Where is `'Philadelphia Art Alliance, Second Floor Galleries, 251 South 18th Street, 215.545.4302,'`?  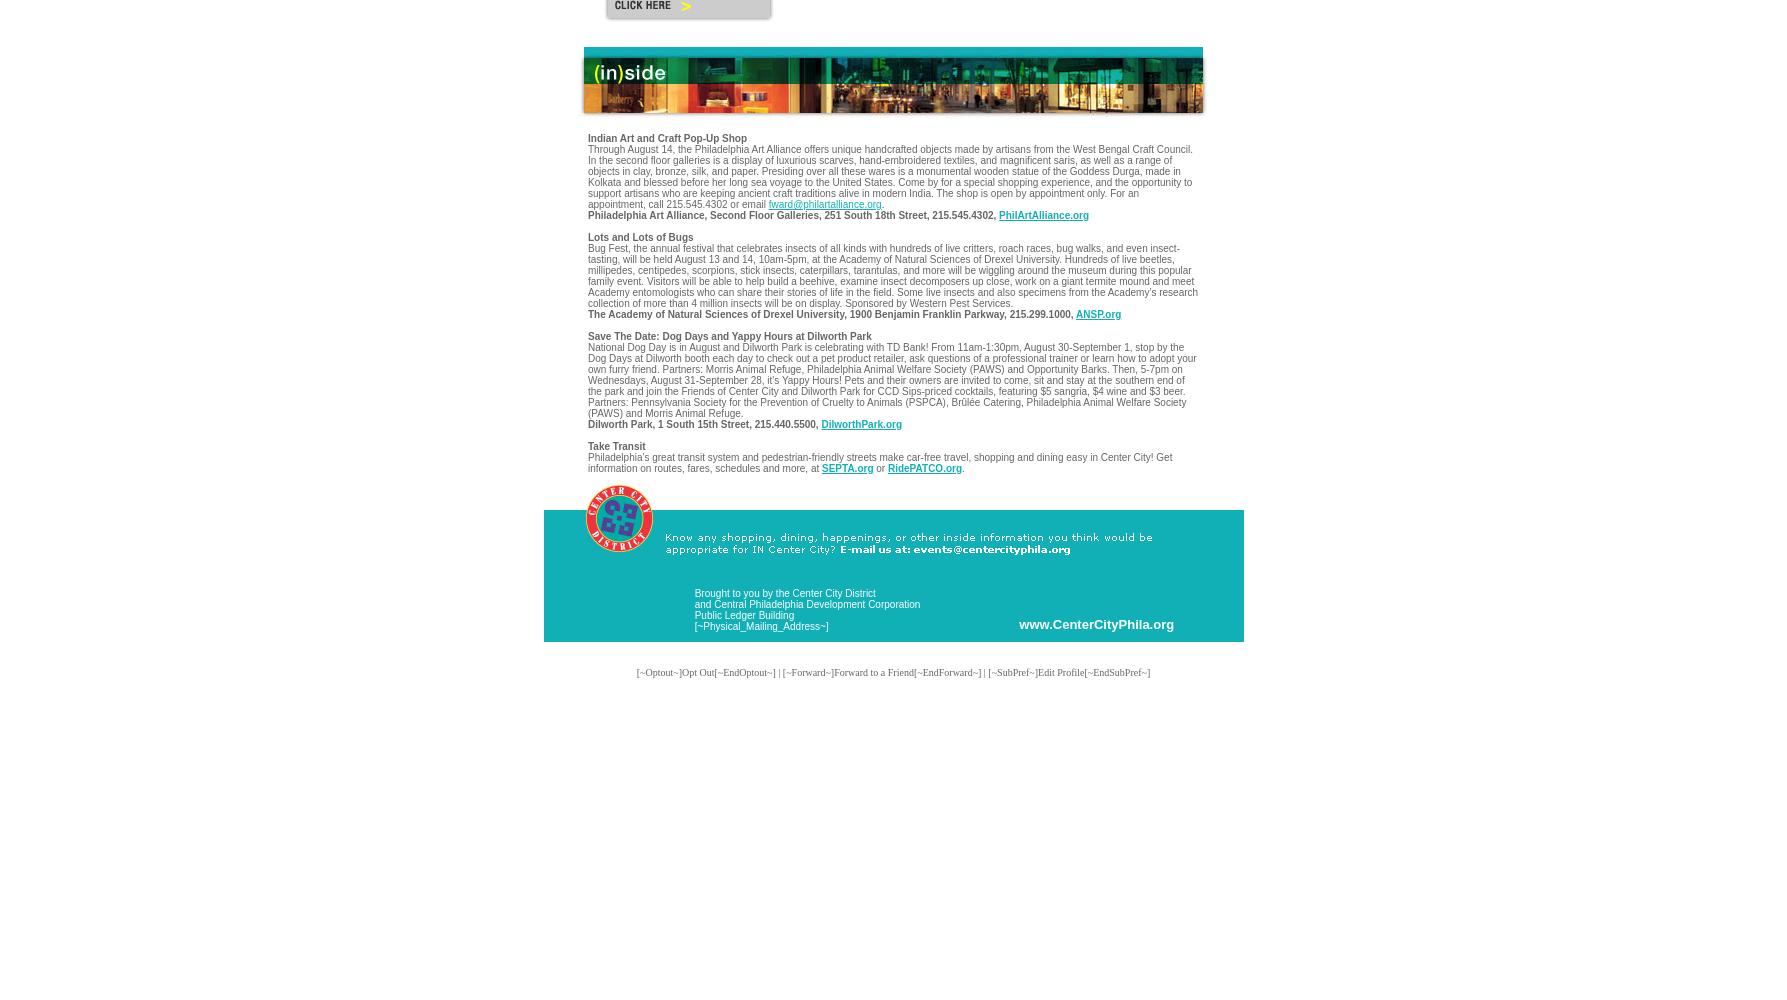
'Philadelphia Art Alliance, Second Floor Galleries, 251 South 18th Street, 215.545.4302,' is located at coordinates (586, 214).